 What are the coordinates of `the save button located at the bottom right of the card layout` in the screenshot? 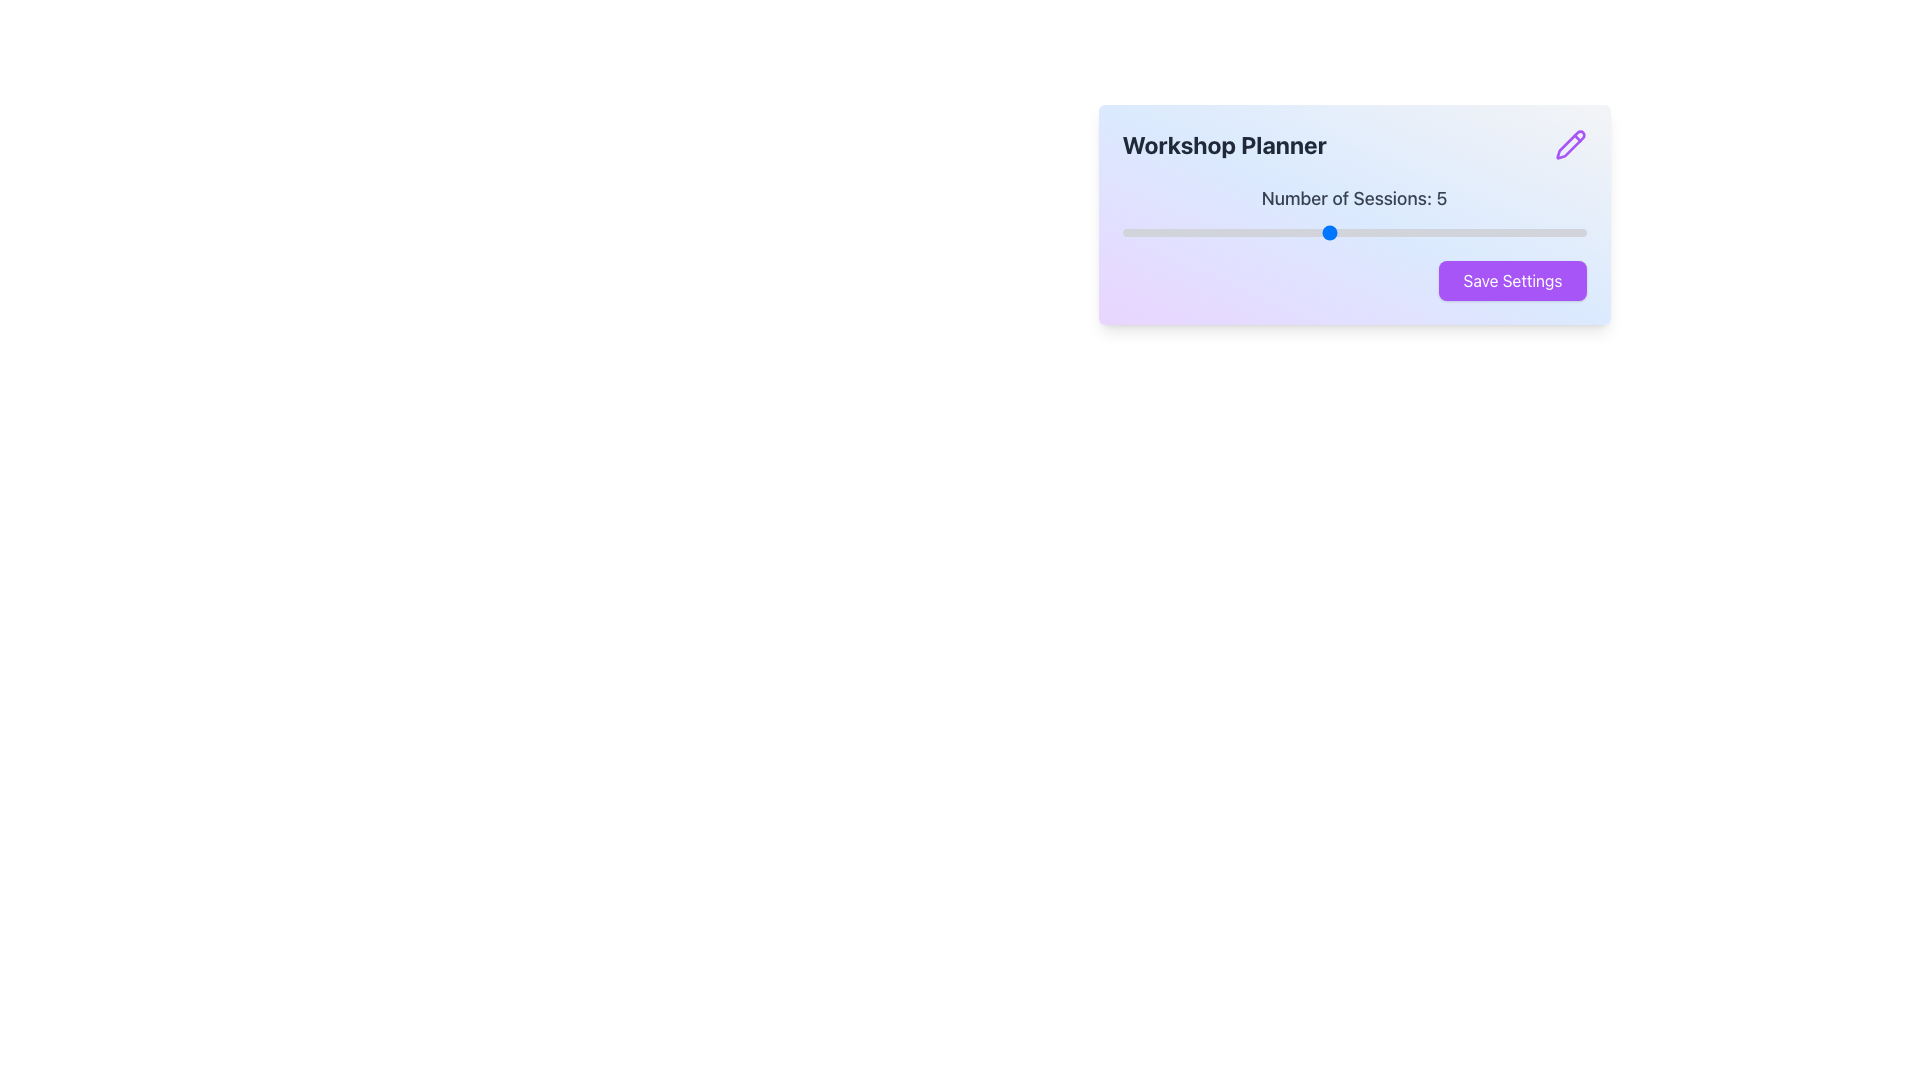 It's located at (1512, 281).